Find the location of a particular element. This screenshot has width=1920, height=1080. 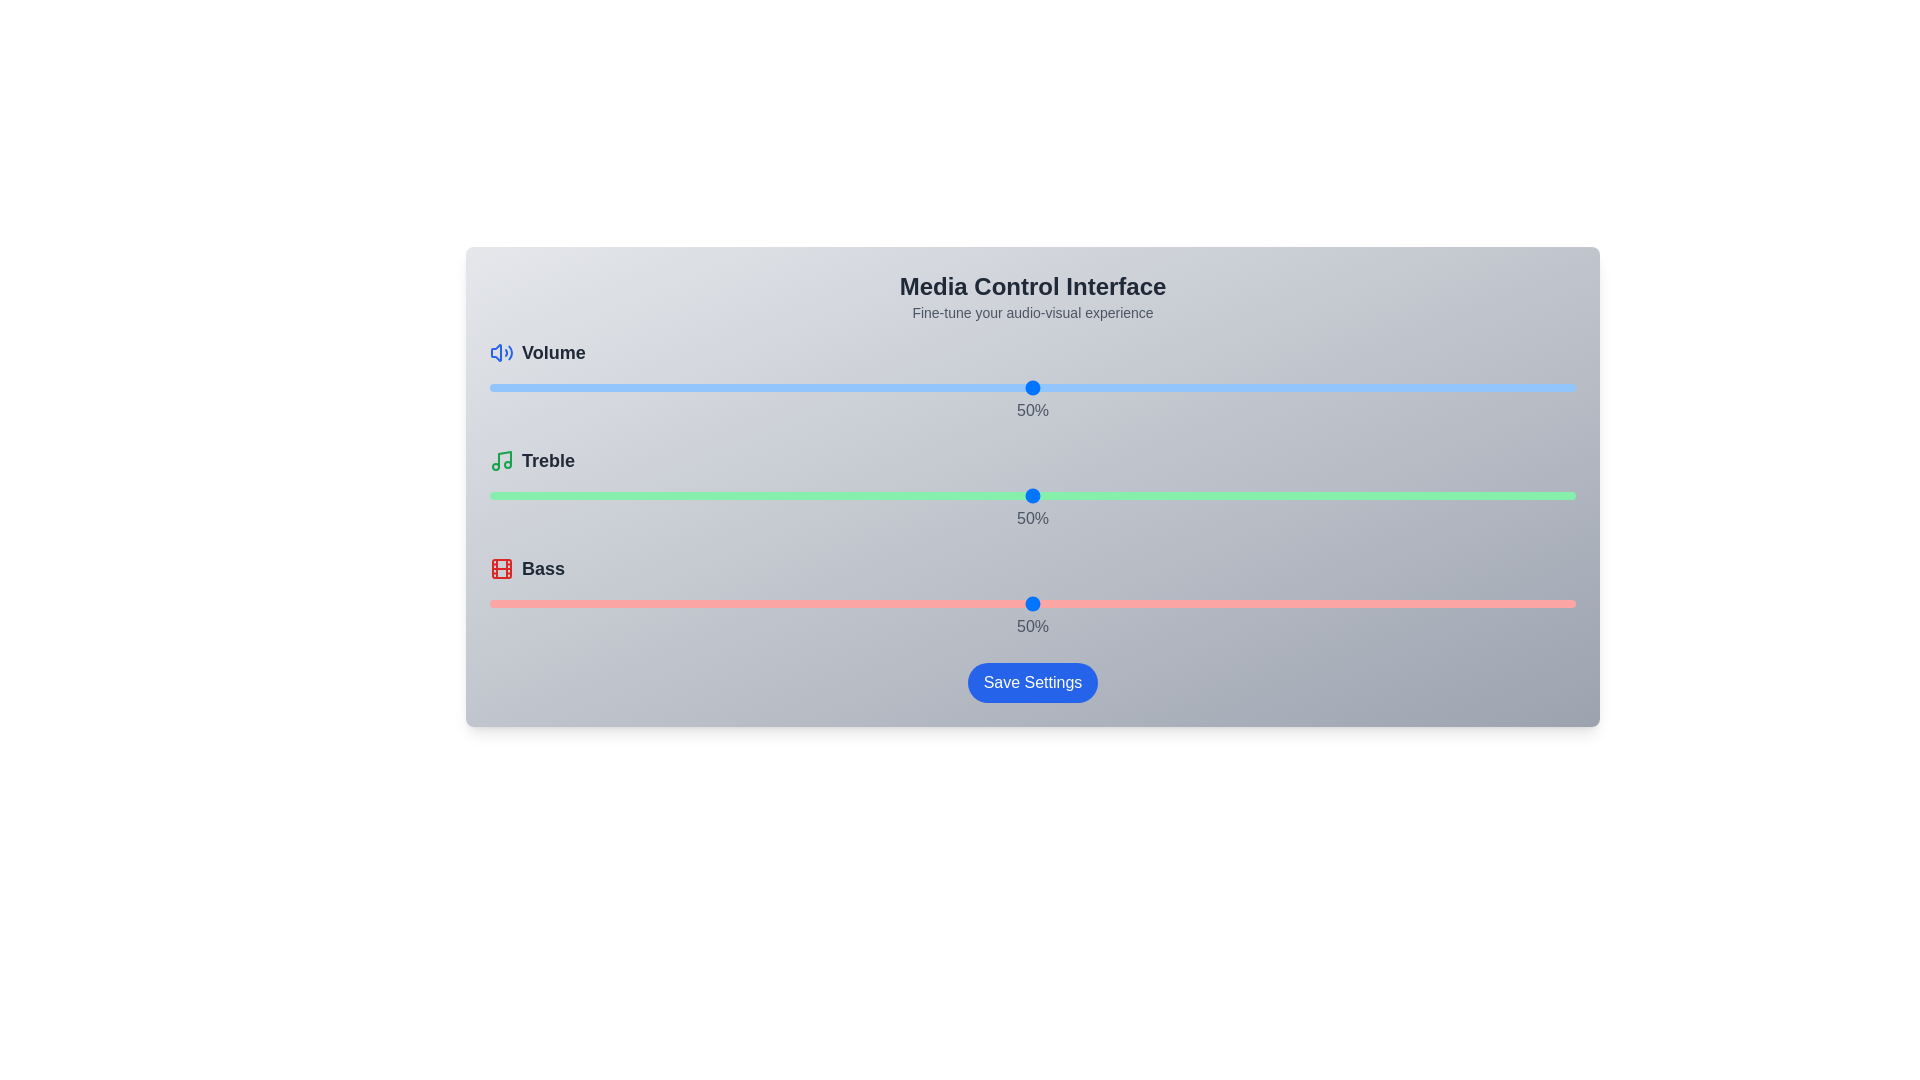

the slider value is located at coordinates (718, 495).